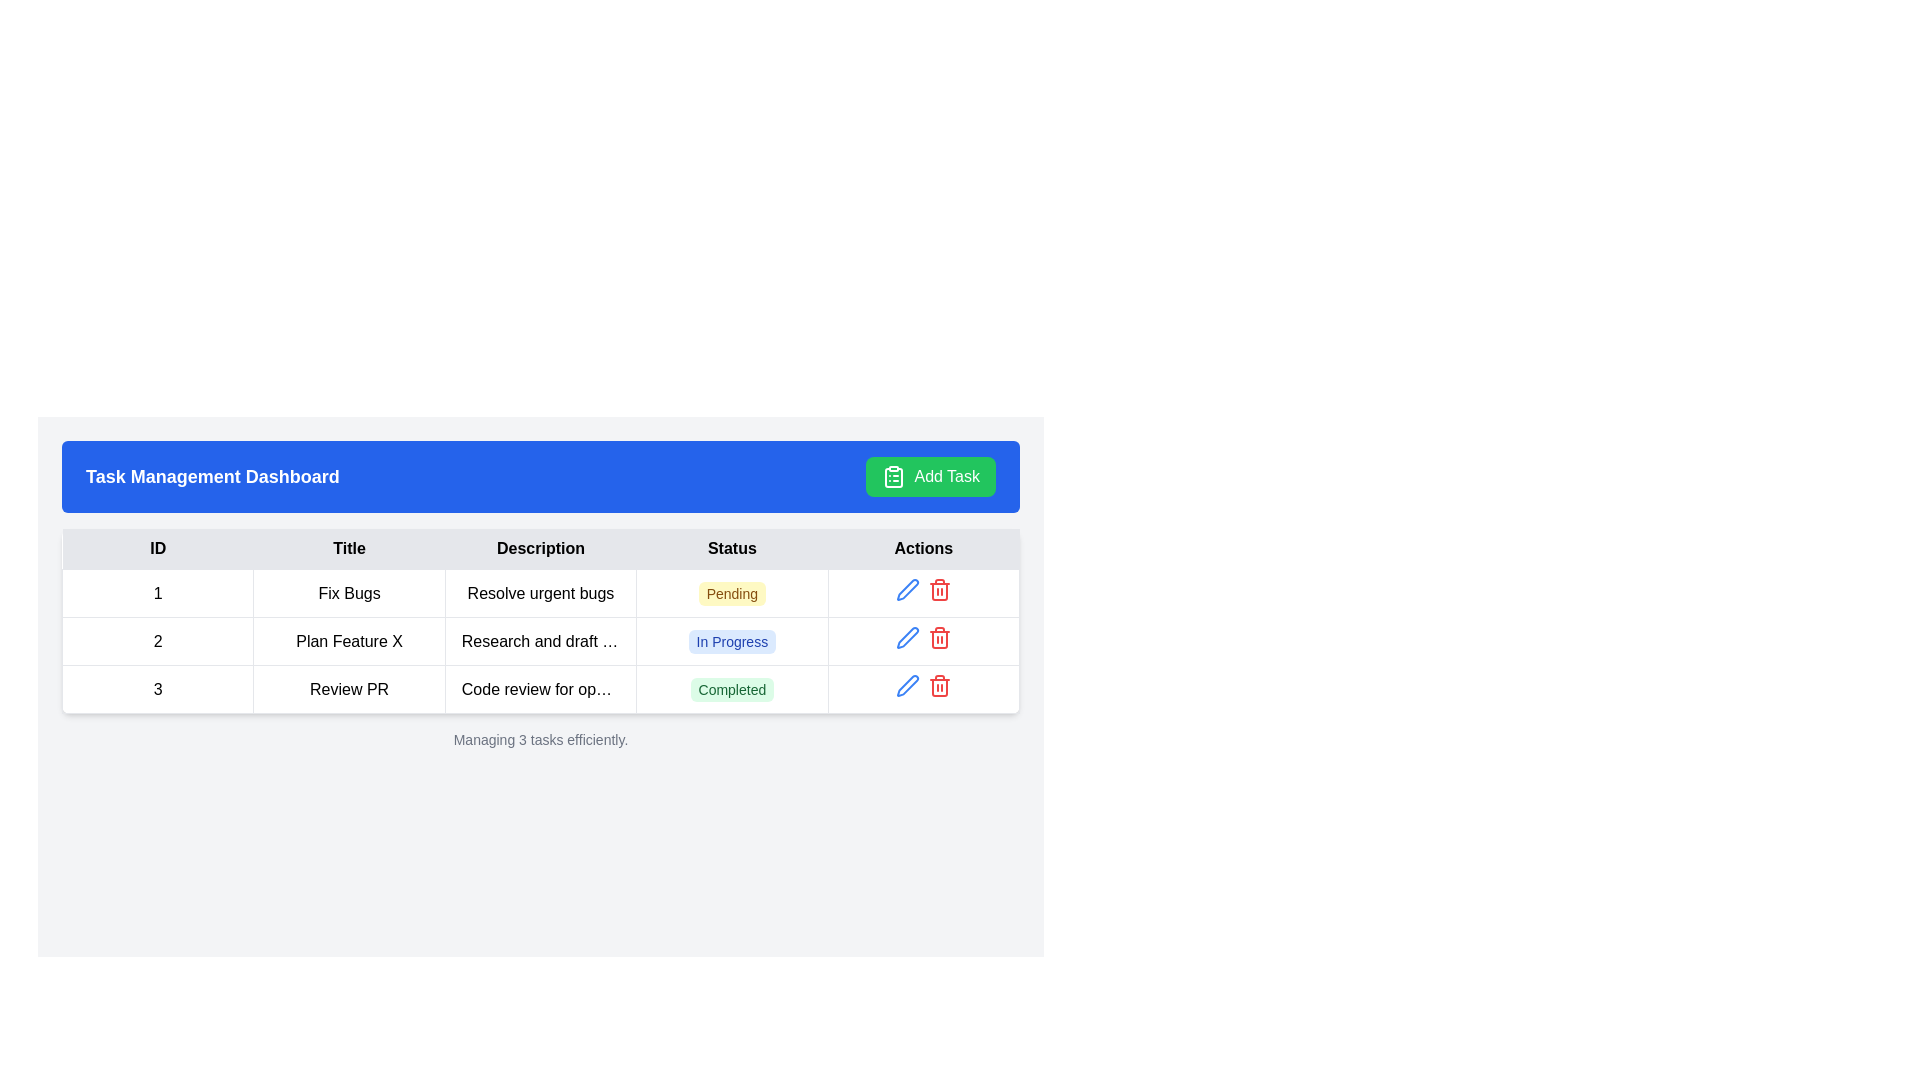  I want to click on bold text label 'Task Management Dashboard' displayed in large white font on a blue background, located at the center-left of the blue banner at the top of the main content area, so click(212, 477).